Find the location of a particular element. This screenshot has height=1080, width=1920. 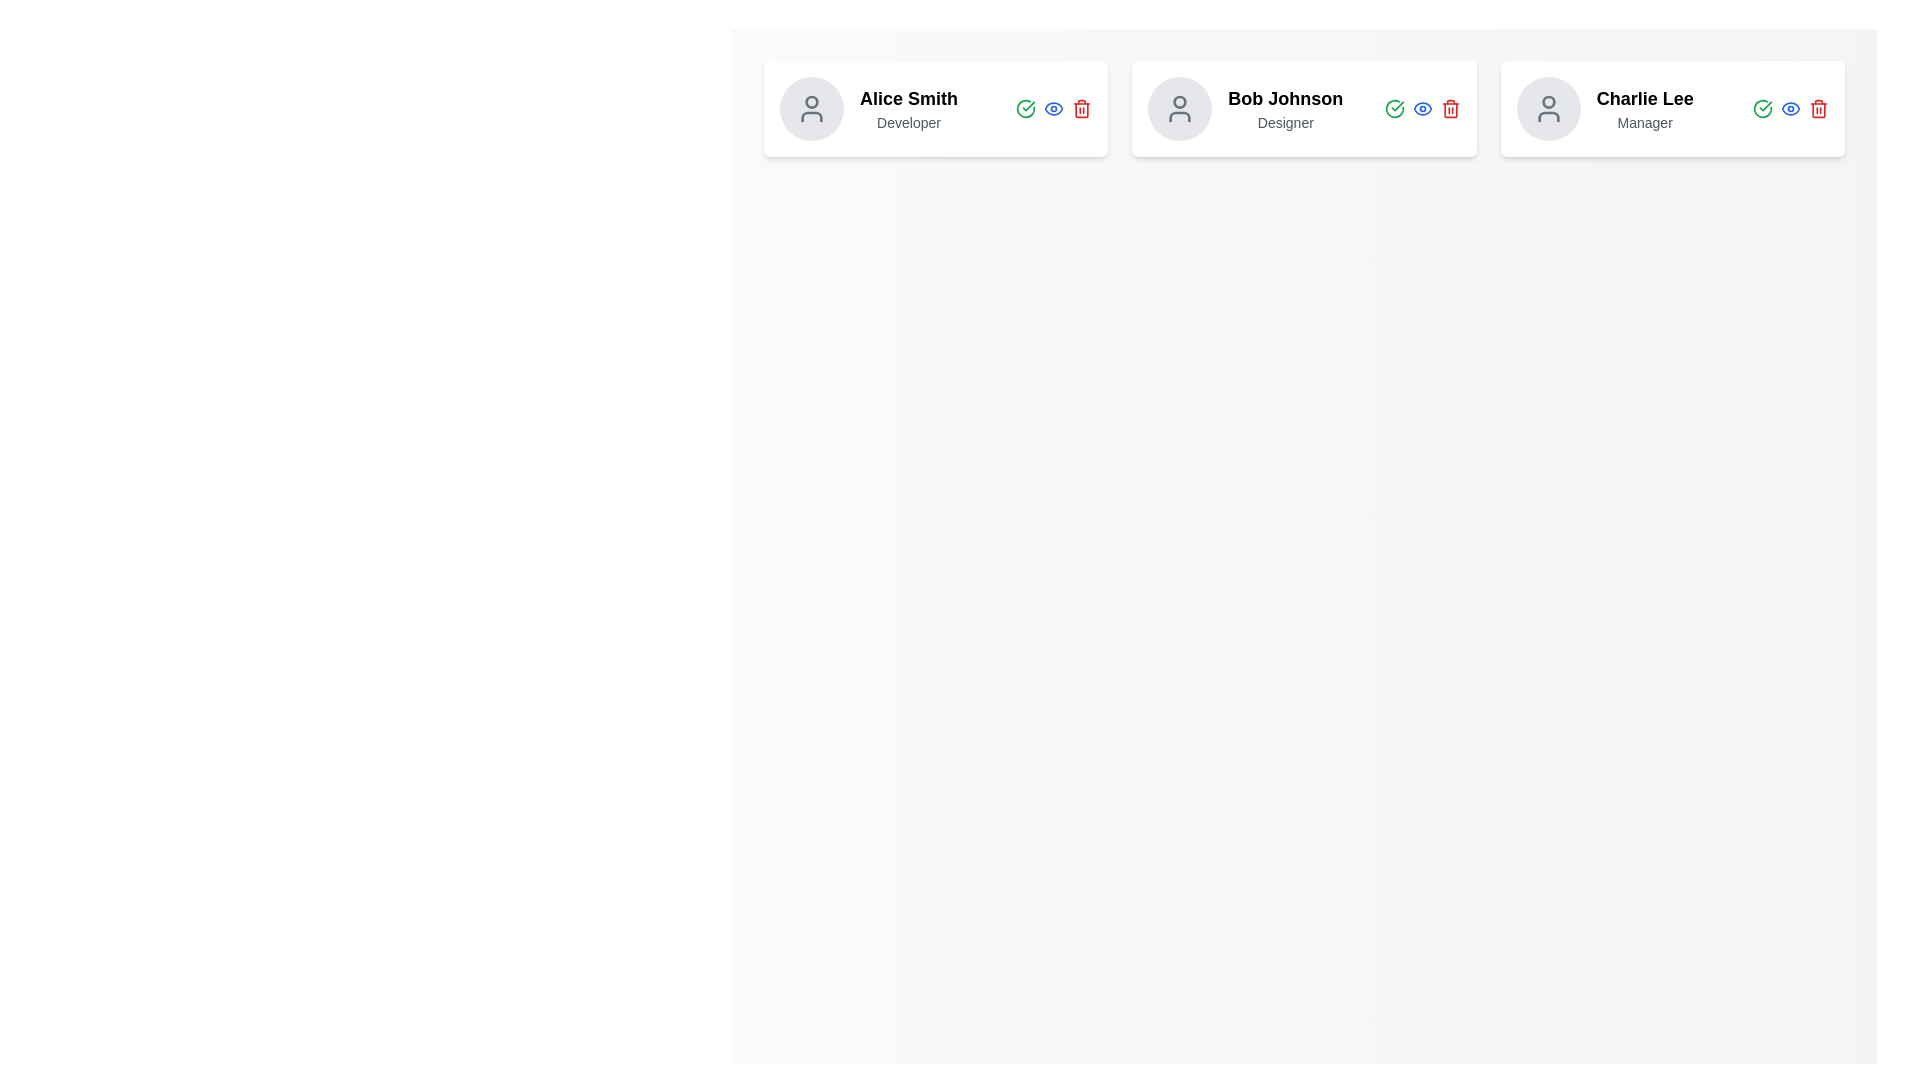

SVG circle element representing the head portion of the user avatar in developer tools is located at coordinates (1547, 102).